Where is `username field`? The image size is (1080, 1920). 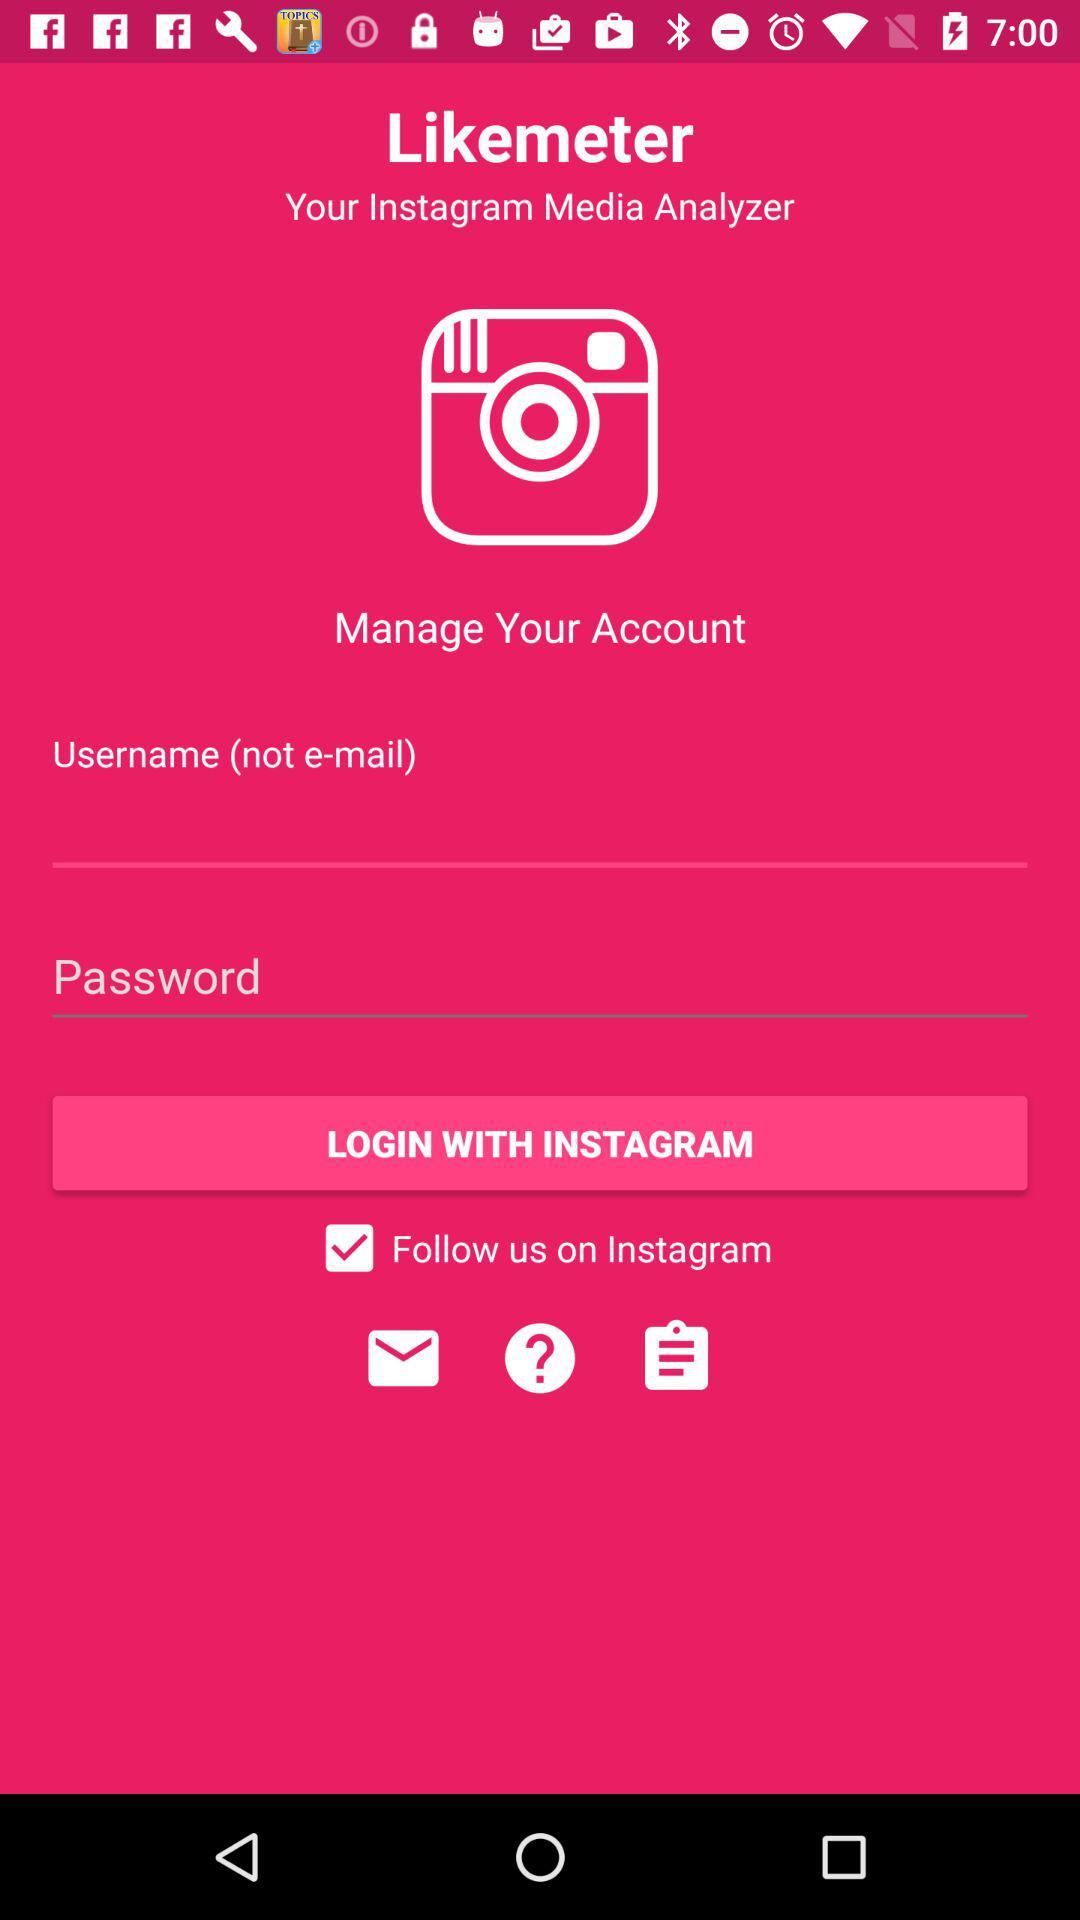 username field is located at coordinates (540, 826).